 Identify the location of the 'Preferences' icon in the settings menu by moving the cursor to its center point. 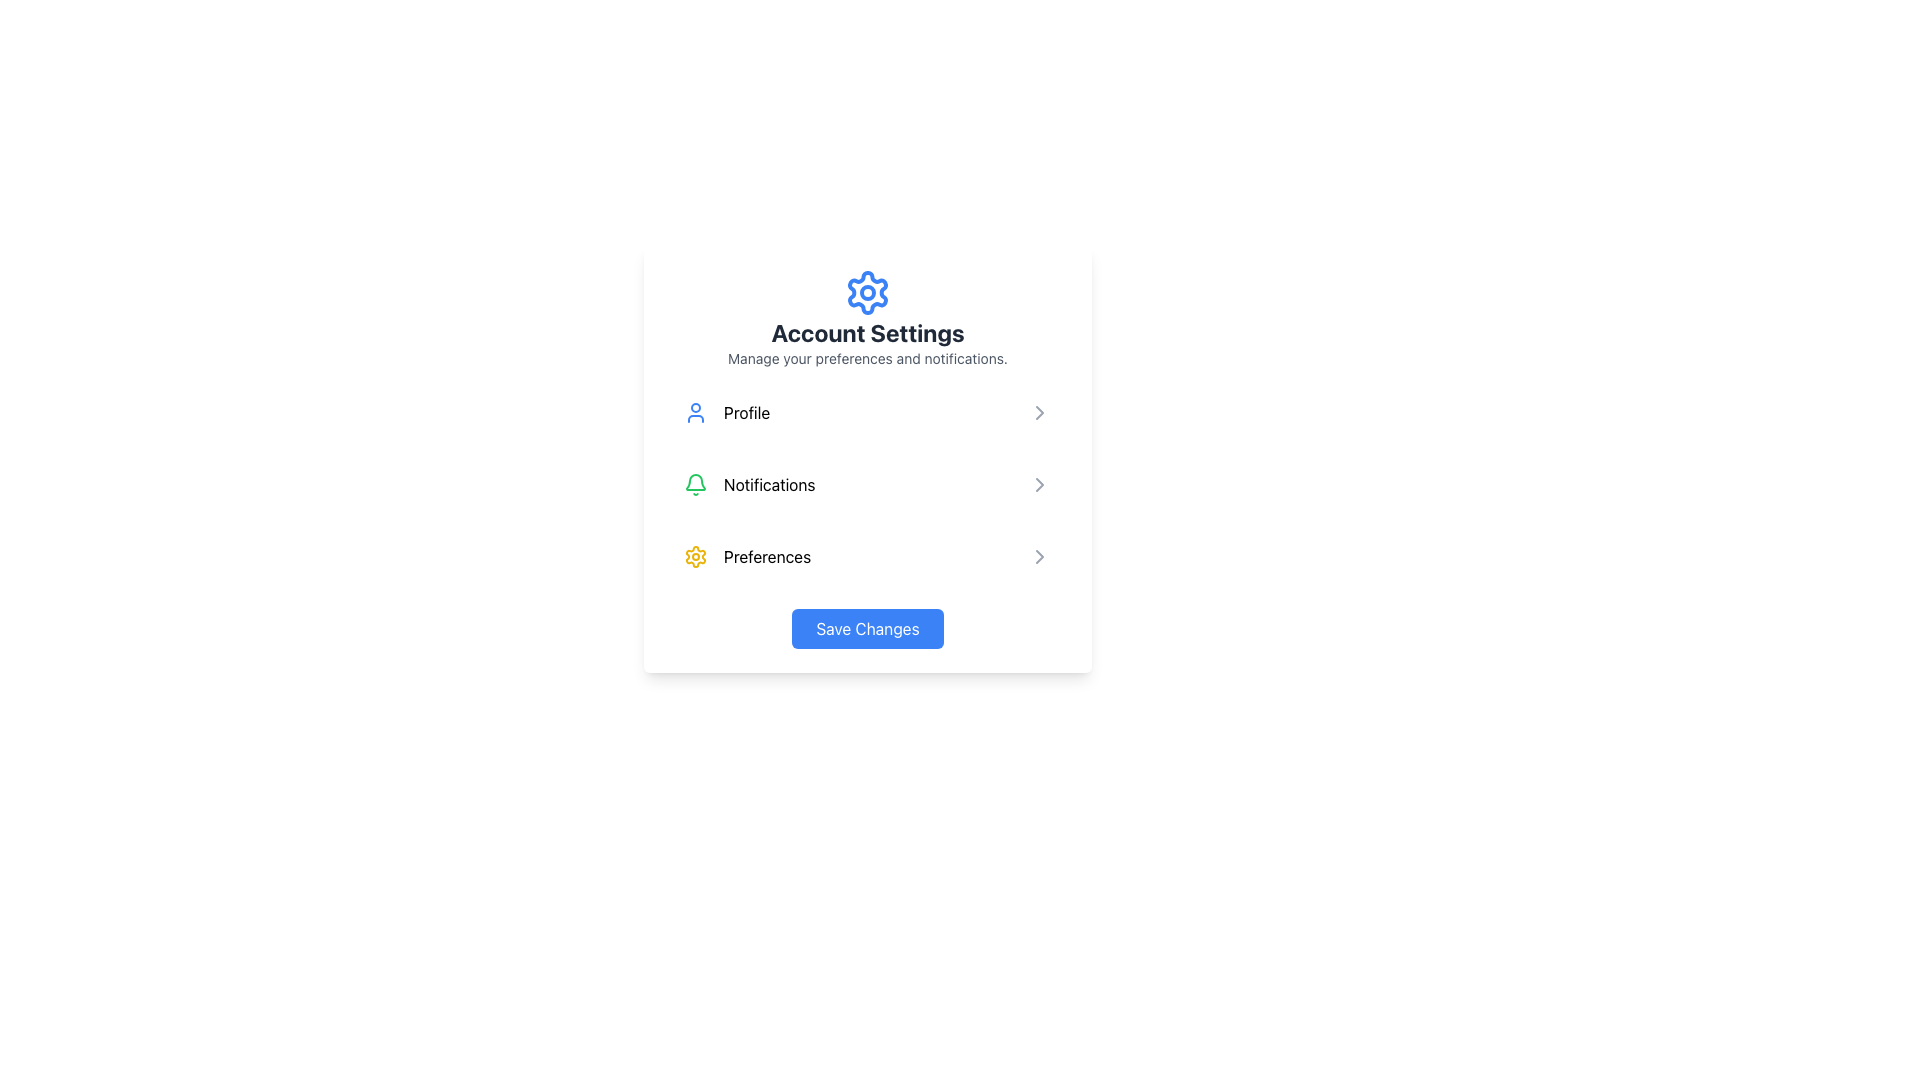
(696, 556).